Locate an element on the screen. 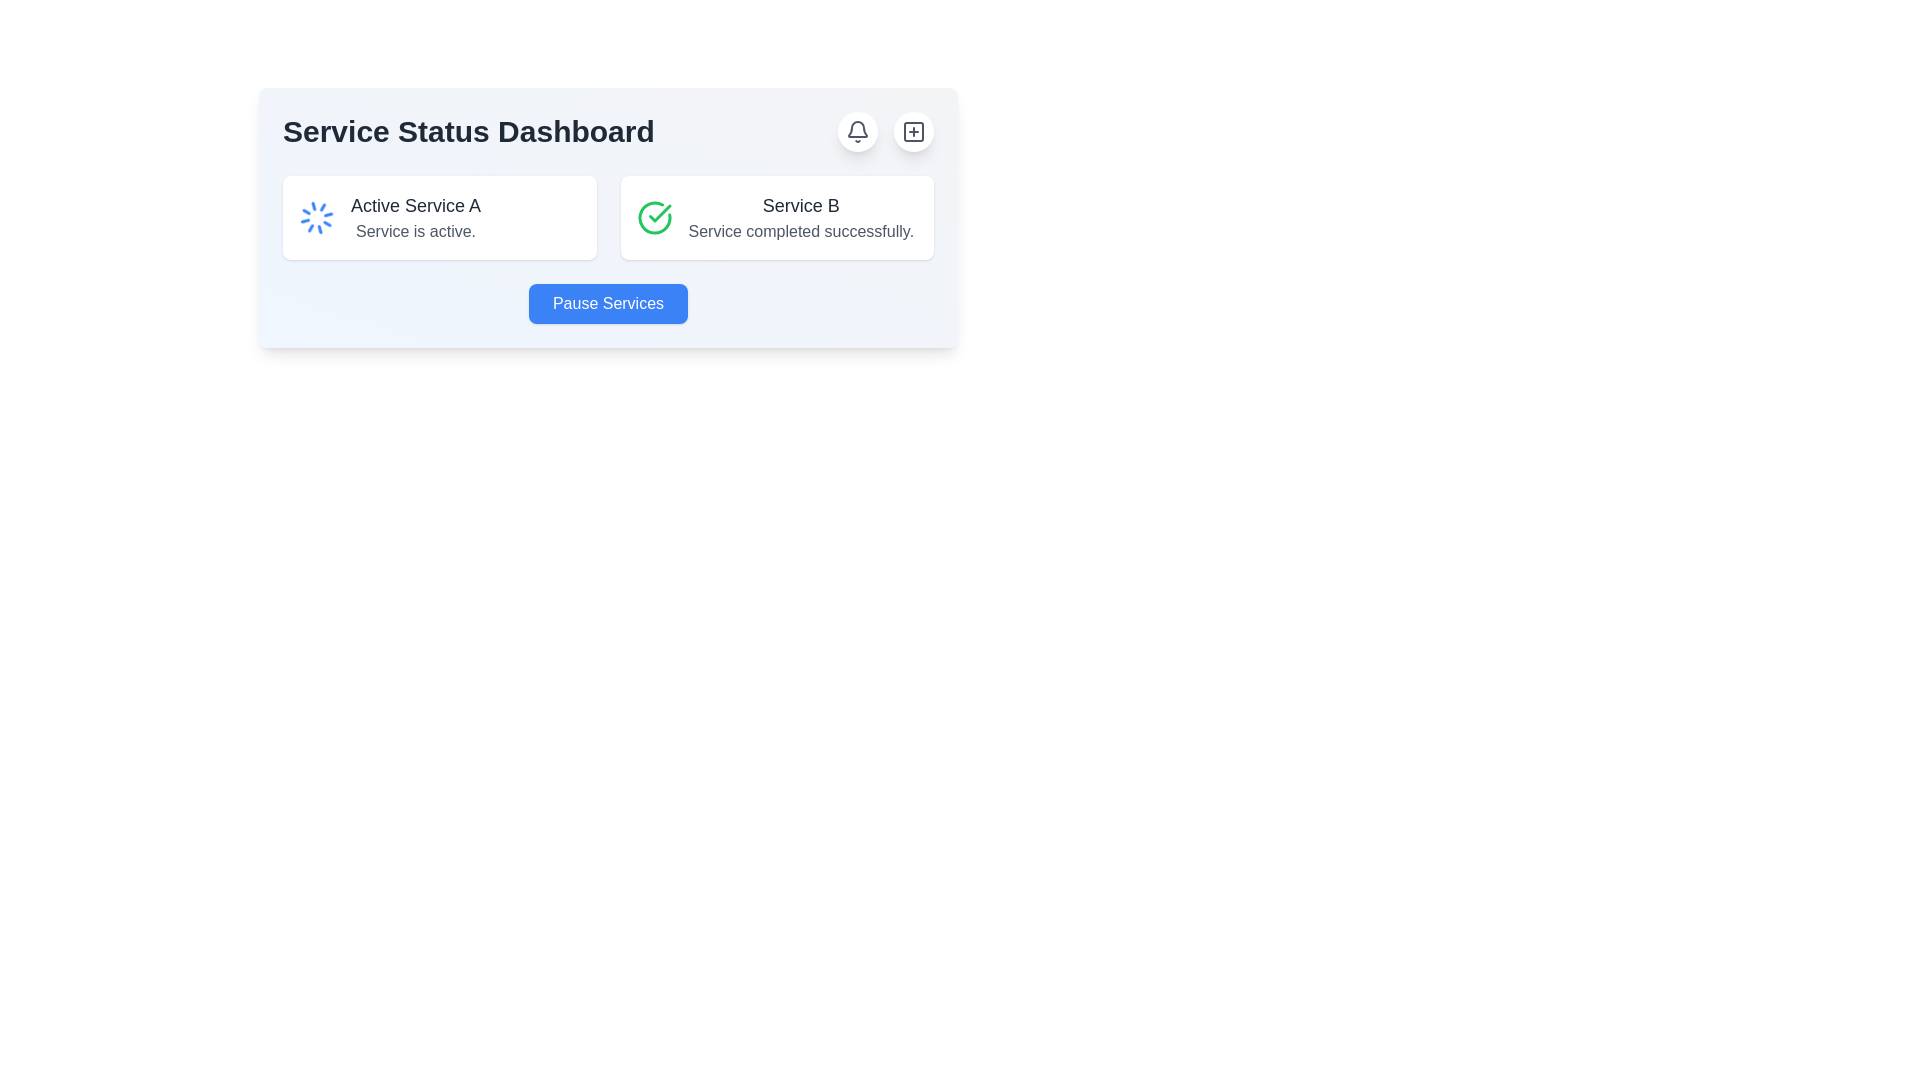  the Loader Icon indicating the active state of 'Active Service A' located on the left side of the card within the 'Service Status Dashboard' is located at coordinates (315, 218).